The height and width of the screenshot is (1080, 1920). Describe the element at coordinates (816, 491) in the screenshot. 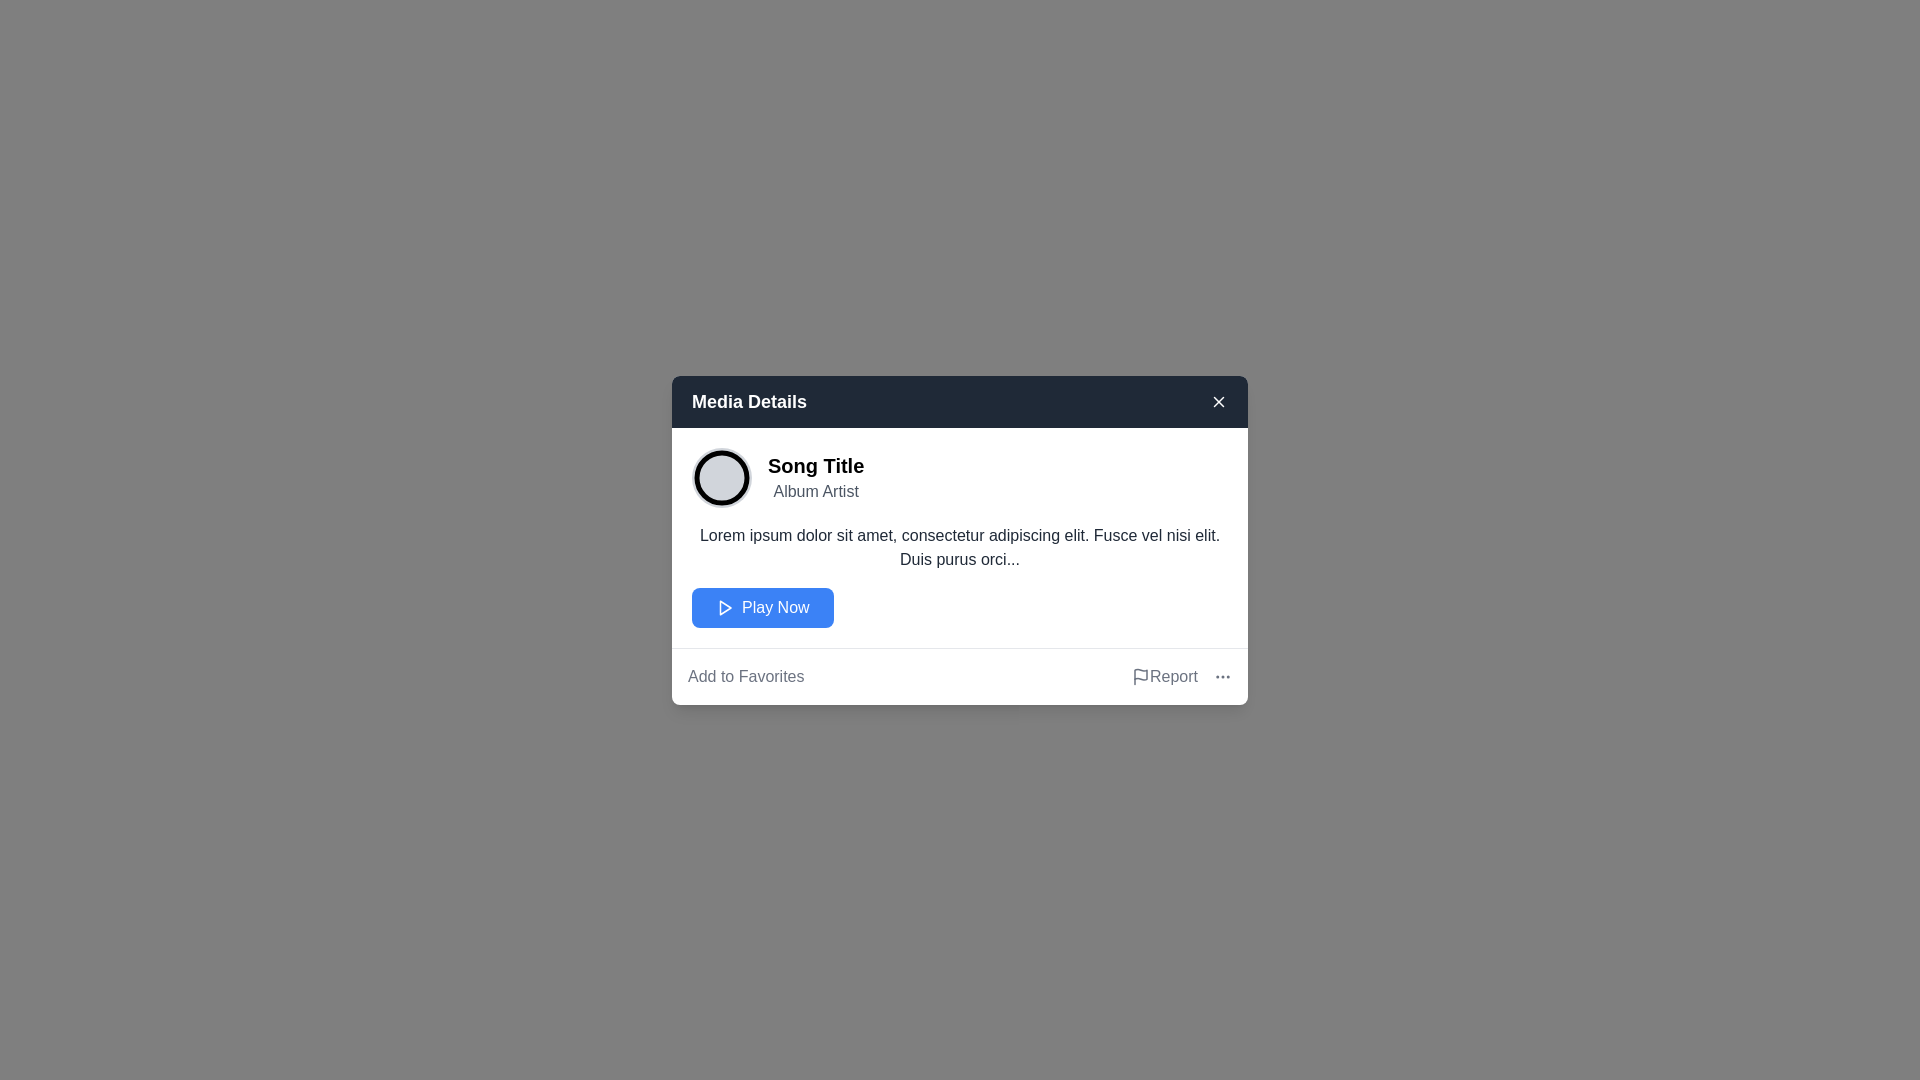

I see `the 'Album Artist' text label located under the 'Song Title' in the 'Media Details' card interface` at that location.